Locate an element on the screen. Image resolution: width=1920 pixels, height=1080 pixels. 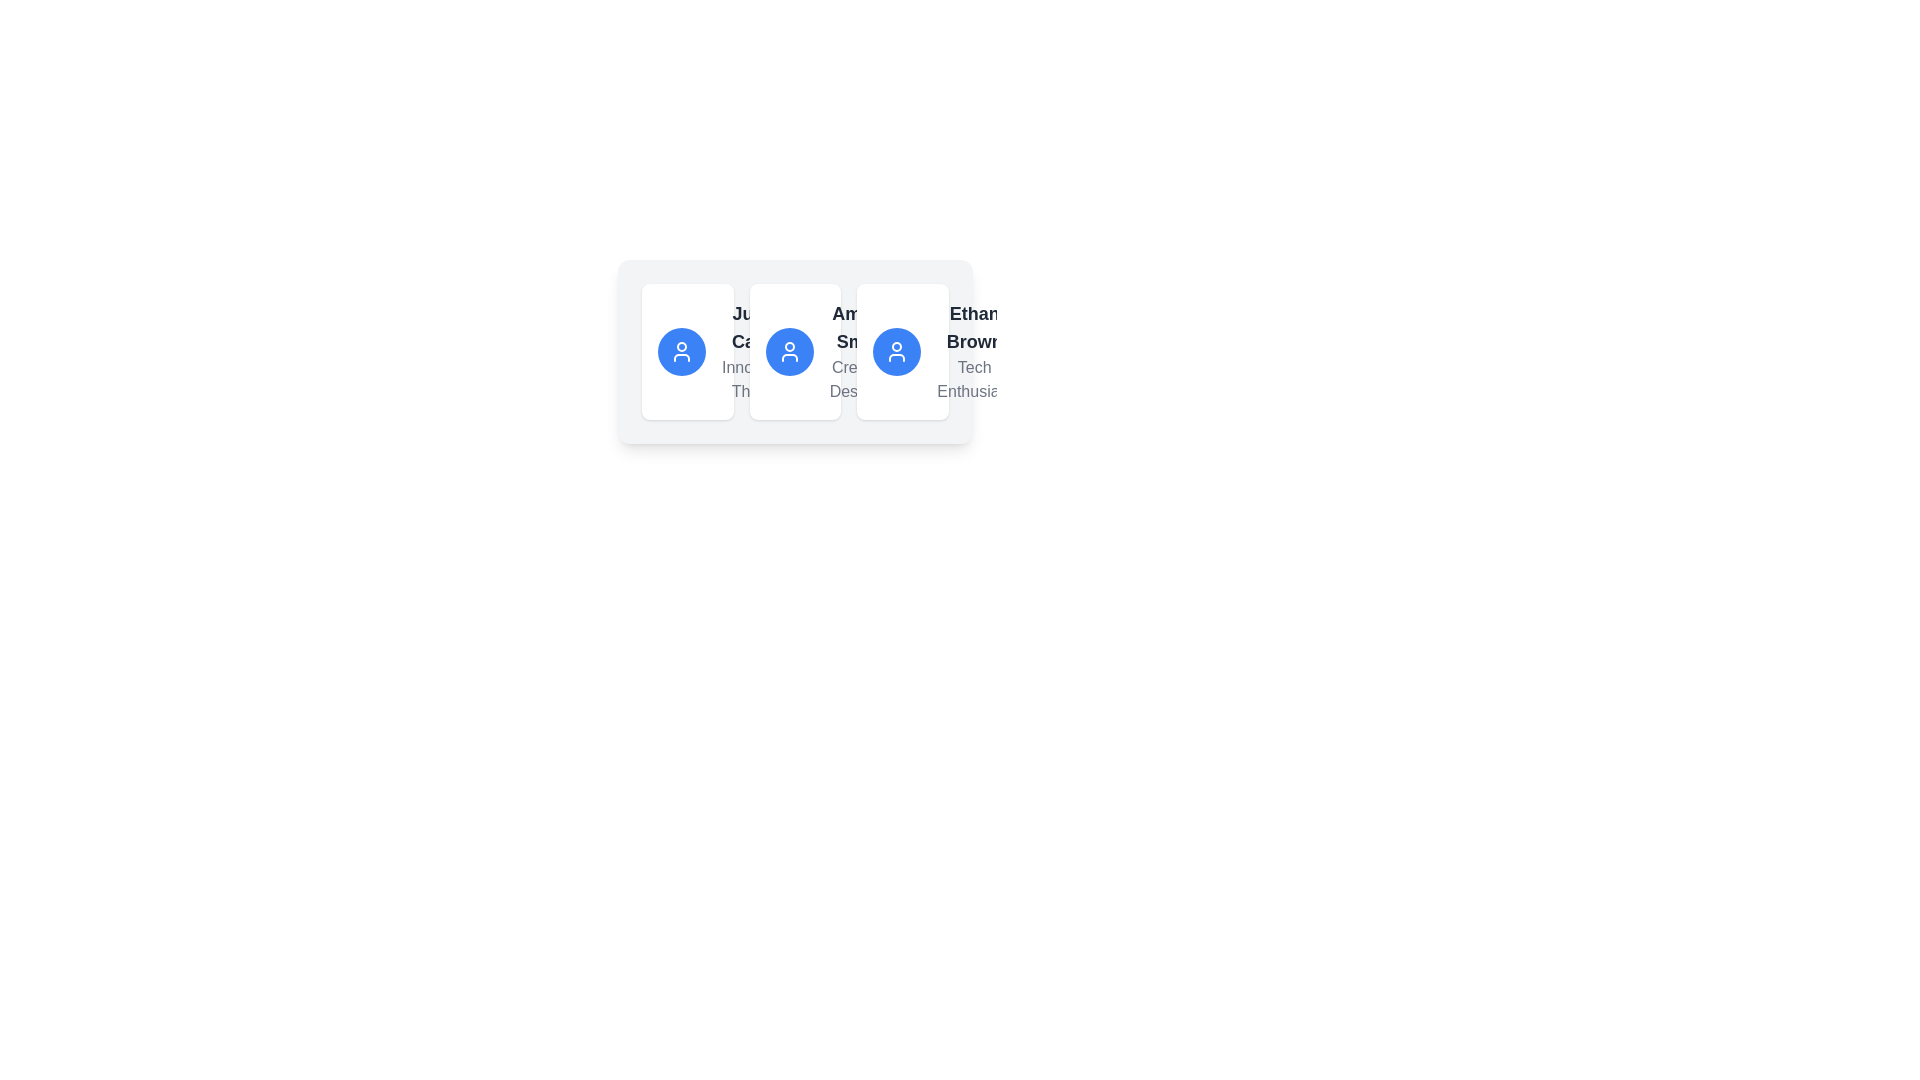
the user profile icon, which is centrally located in the middle card of three horizontally-aligned cards is located at coordinates (794, 350).